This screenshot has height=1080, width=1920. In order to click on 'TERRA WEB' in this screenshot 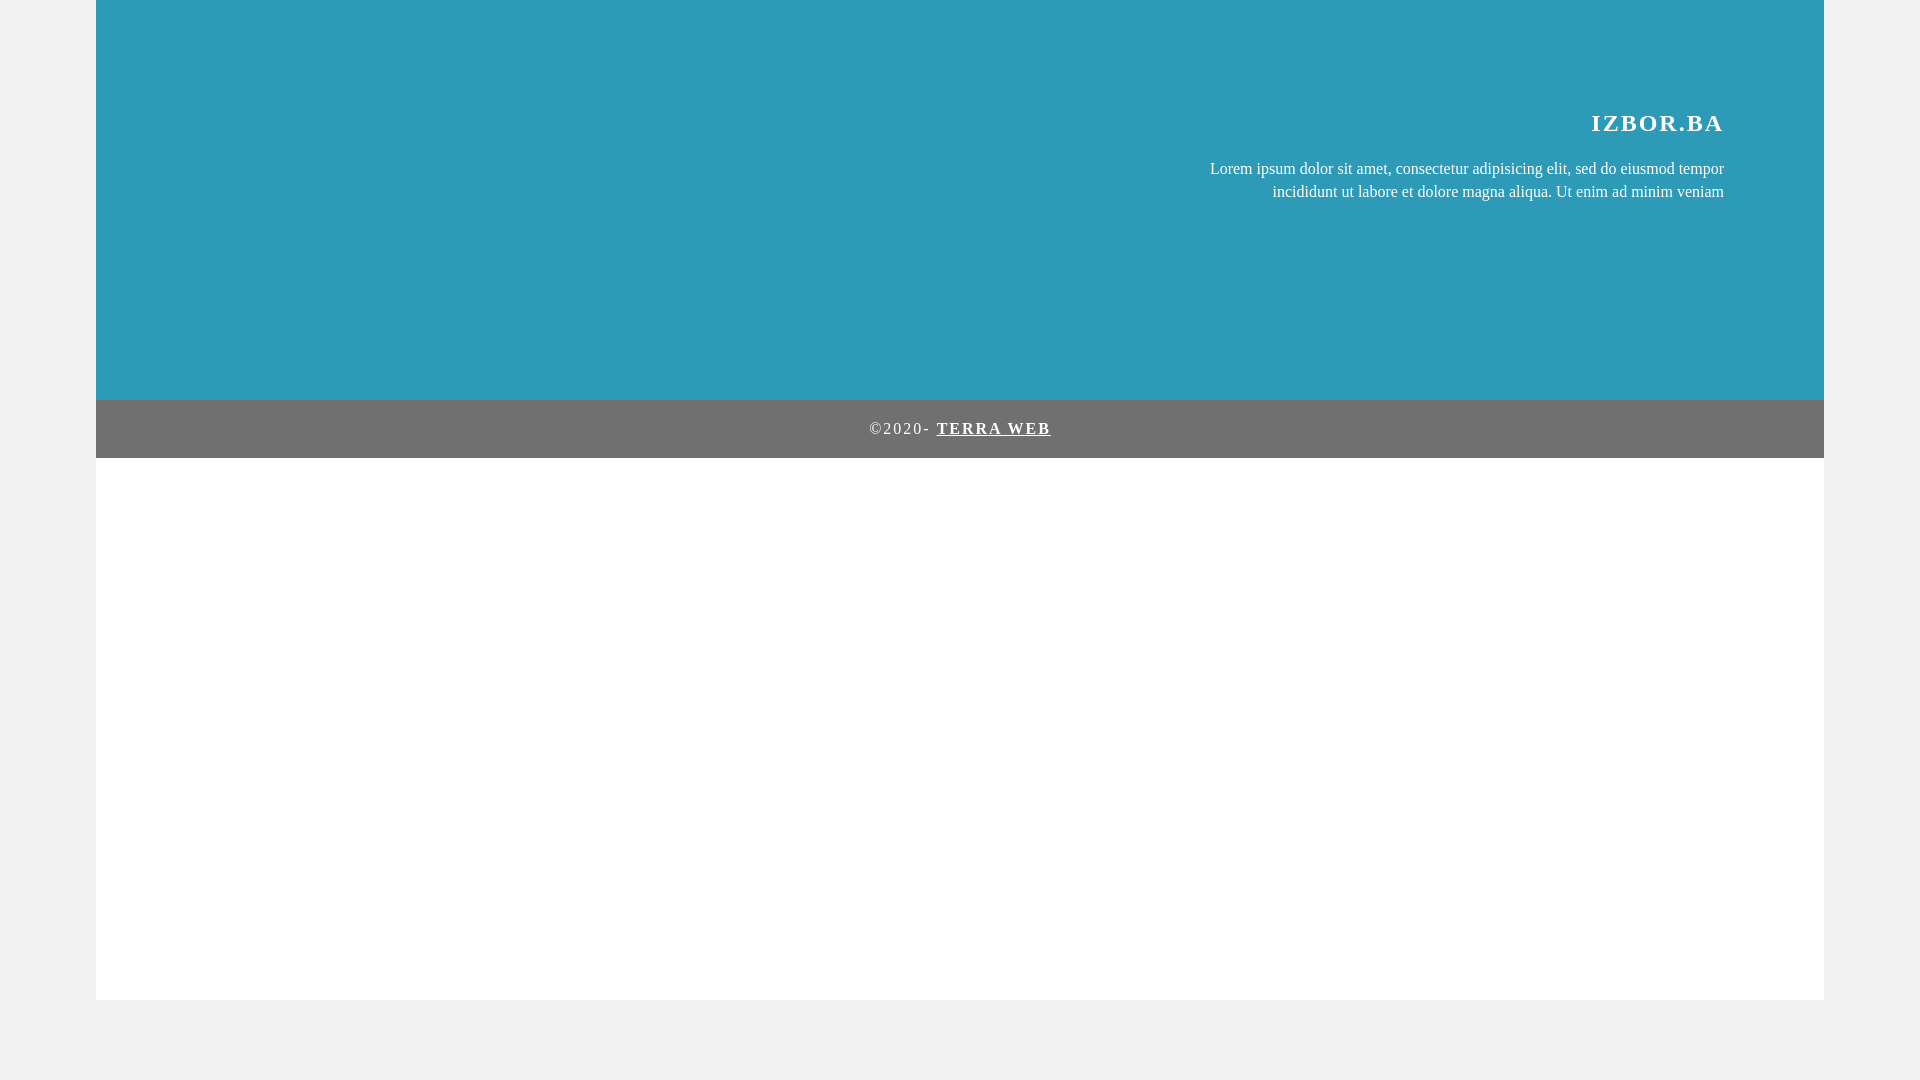, I will do `click(993, 427)`.